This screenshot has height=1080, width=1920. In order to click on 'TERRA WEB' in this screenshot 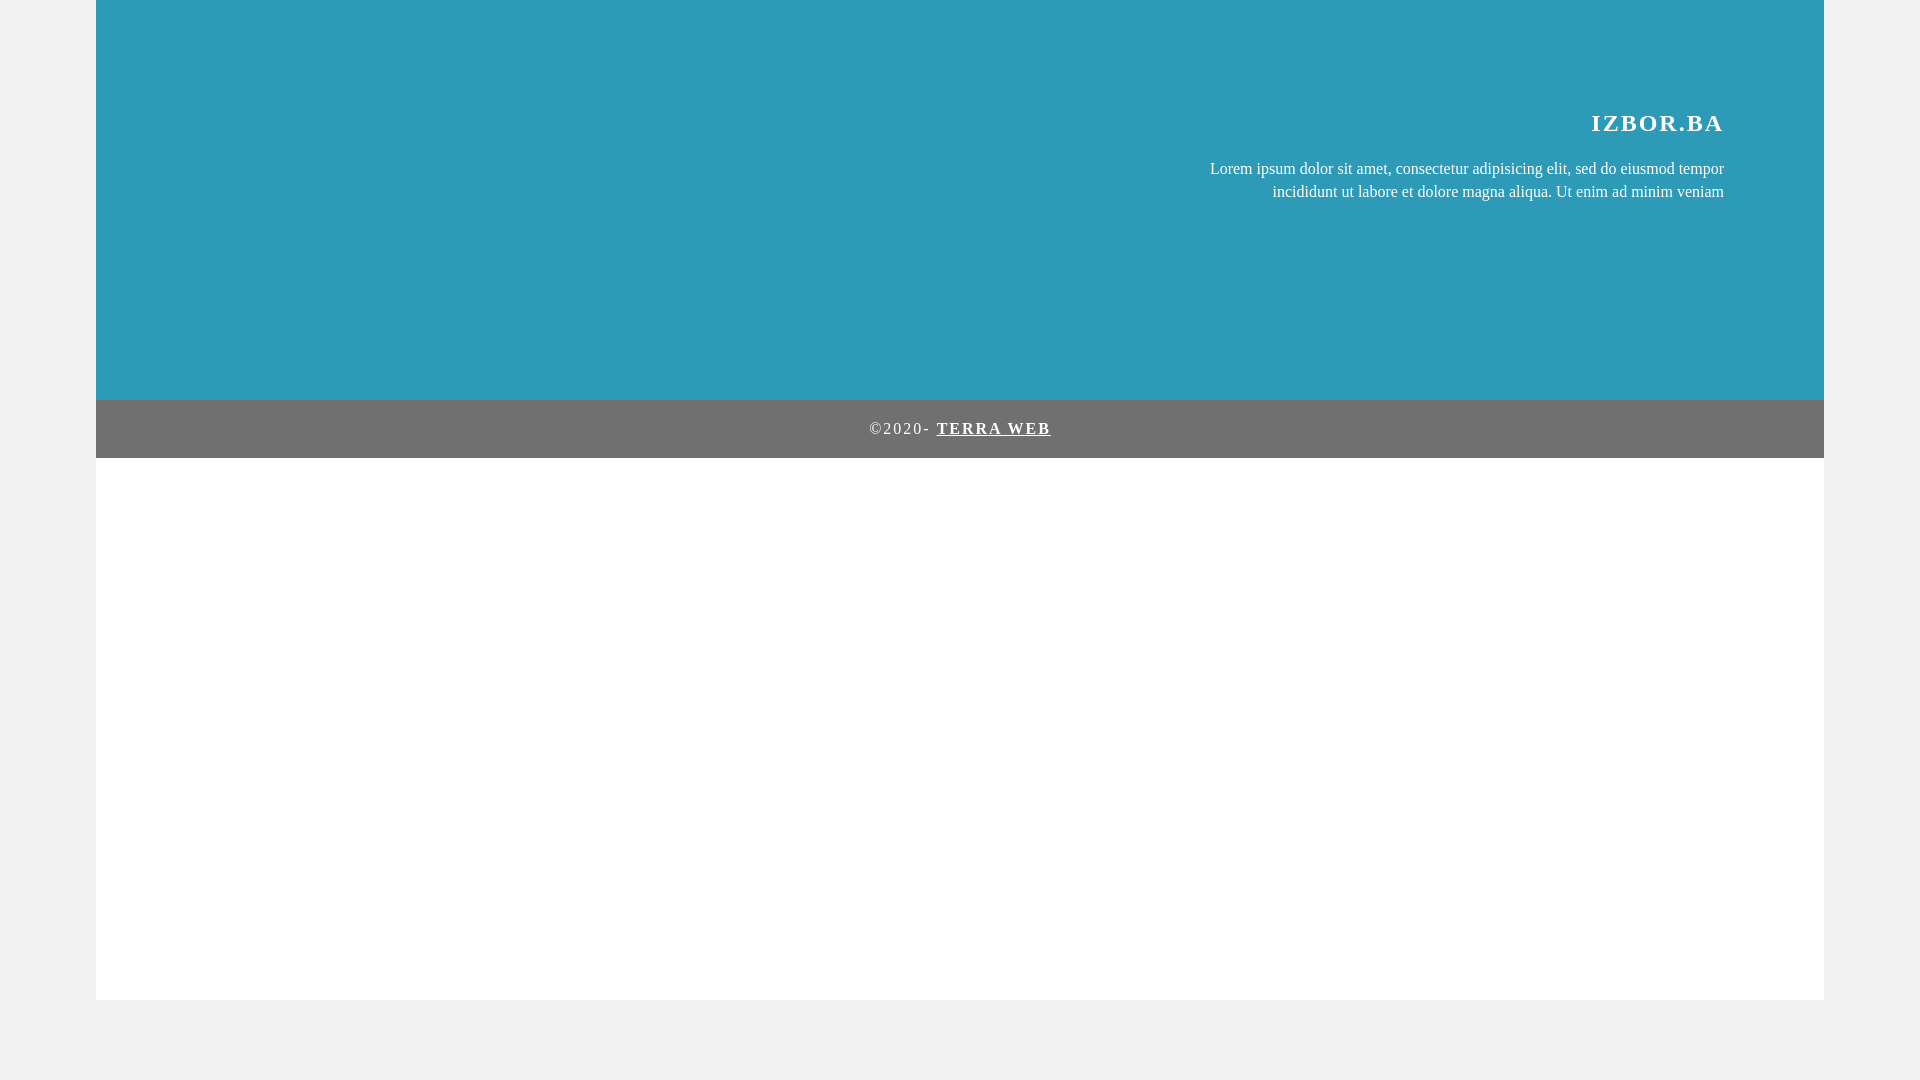, I will do `click(993, 427)`.